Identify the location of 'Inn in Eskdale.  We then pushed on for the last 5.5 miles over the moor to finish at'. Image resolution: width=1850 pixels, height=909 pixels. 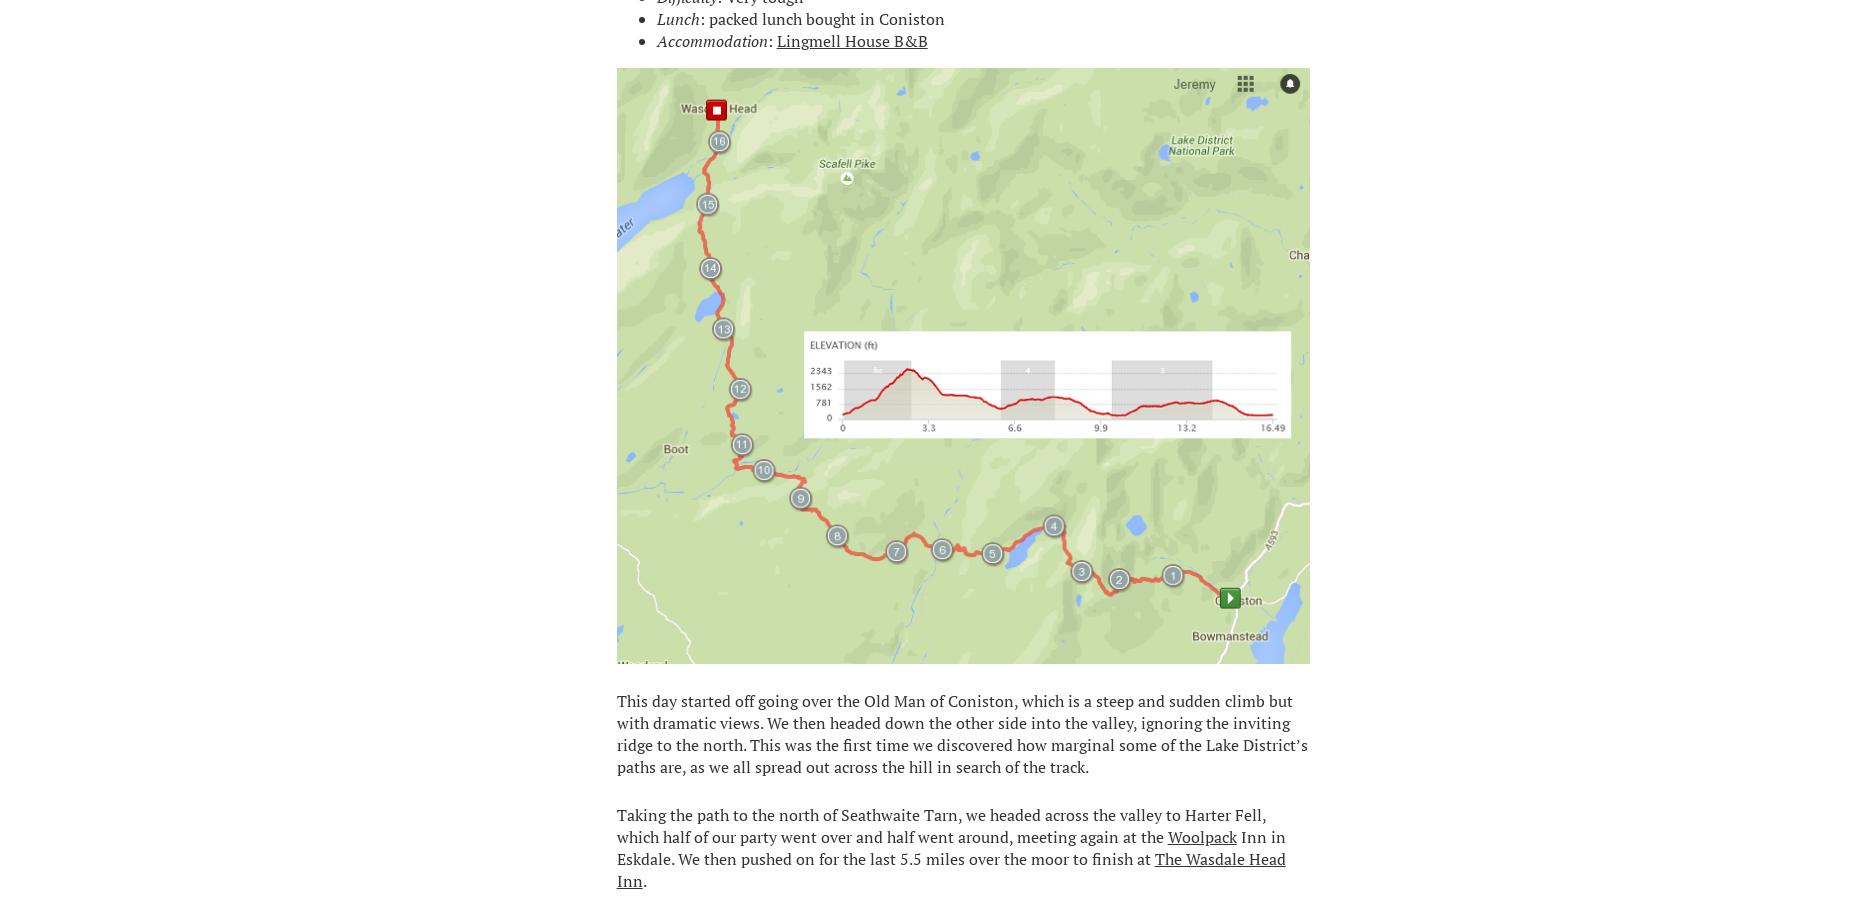
(949, 847).